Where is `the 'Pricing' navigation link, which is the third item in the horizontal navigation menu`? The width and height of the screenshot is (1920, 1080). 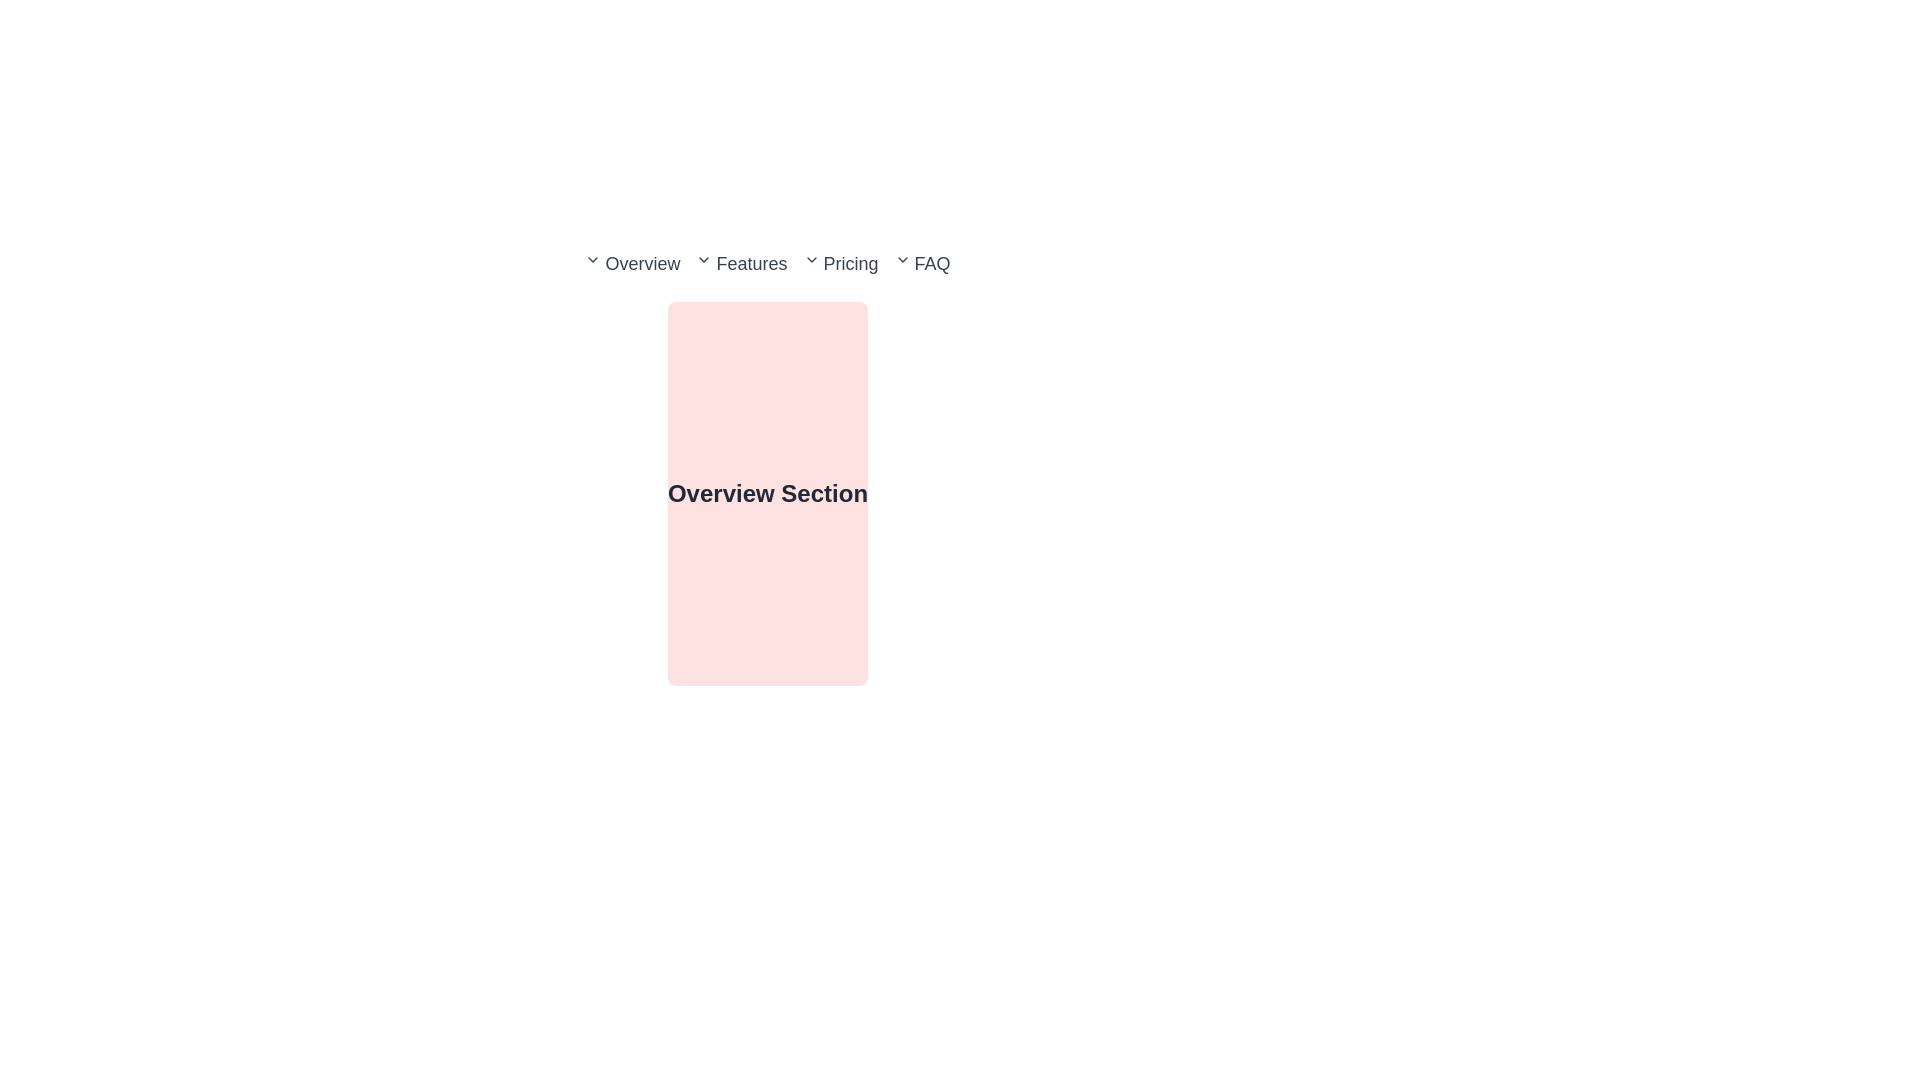 the 'Pricing' navigation link, which is the third item in the horizontal navigation menu is located at coordinates (840, 262).